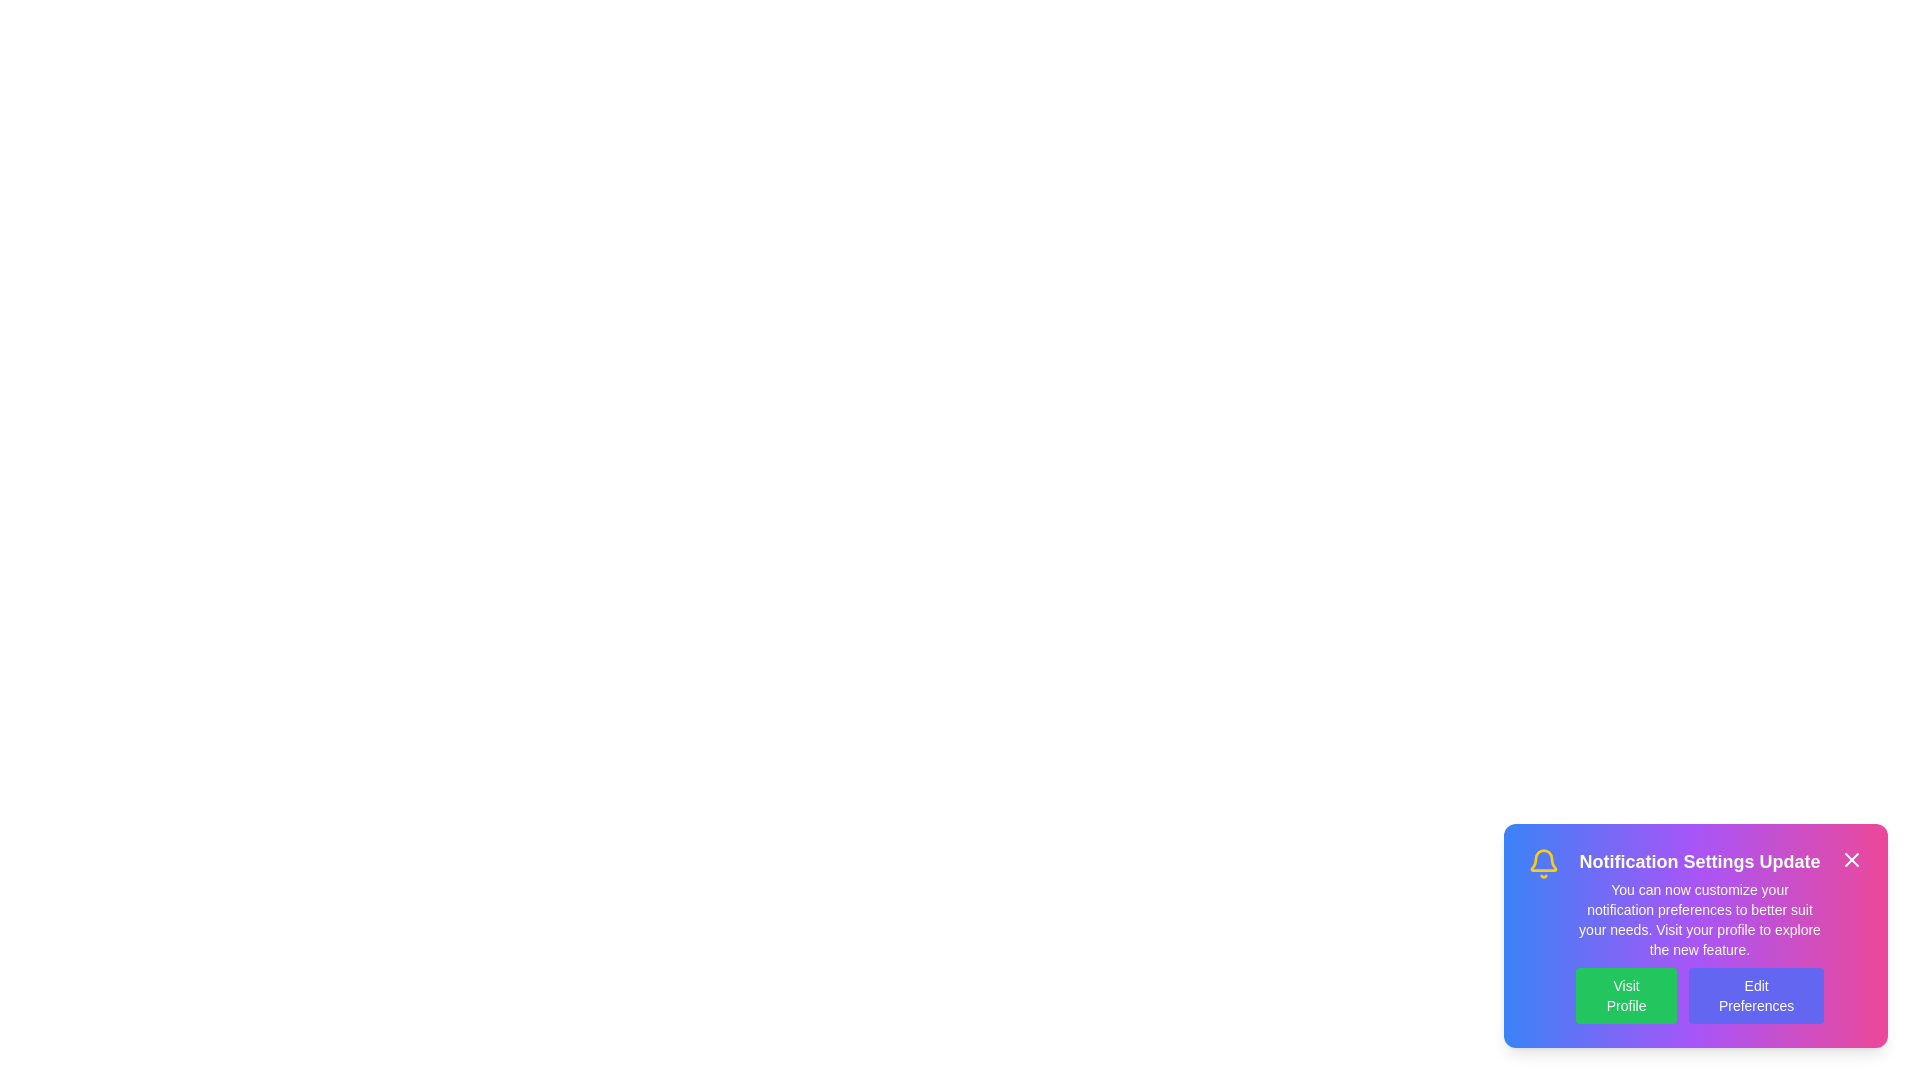 This screenshot has width=1920, height=1080. I want to click on the notification icon to explore additional functionalities, so click(1543, 863).